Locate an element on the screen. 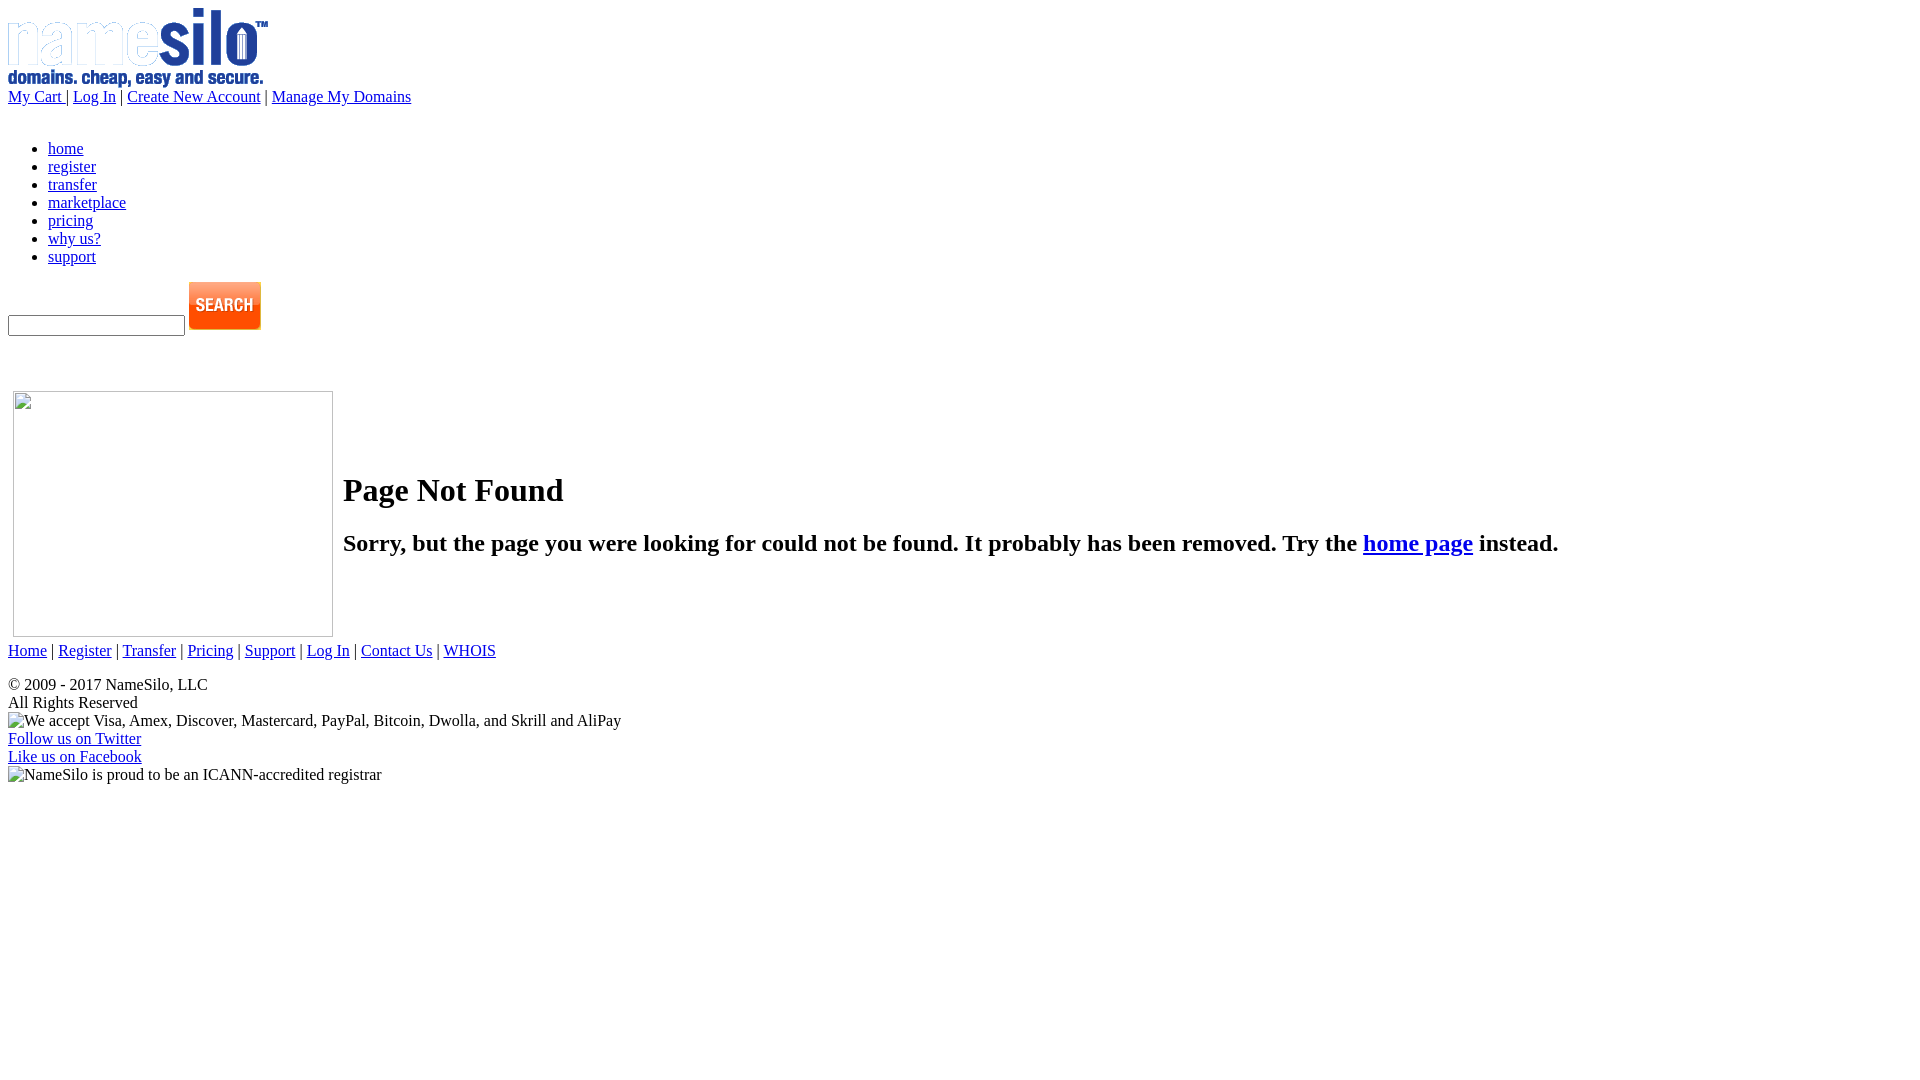 This screenshot has width=1920, height=1080. 'Log In' is located at coordinates (93, 96).